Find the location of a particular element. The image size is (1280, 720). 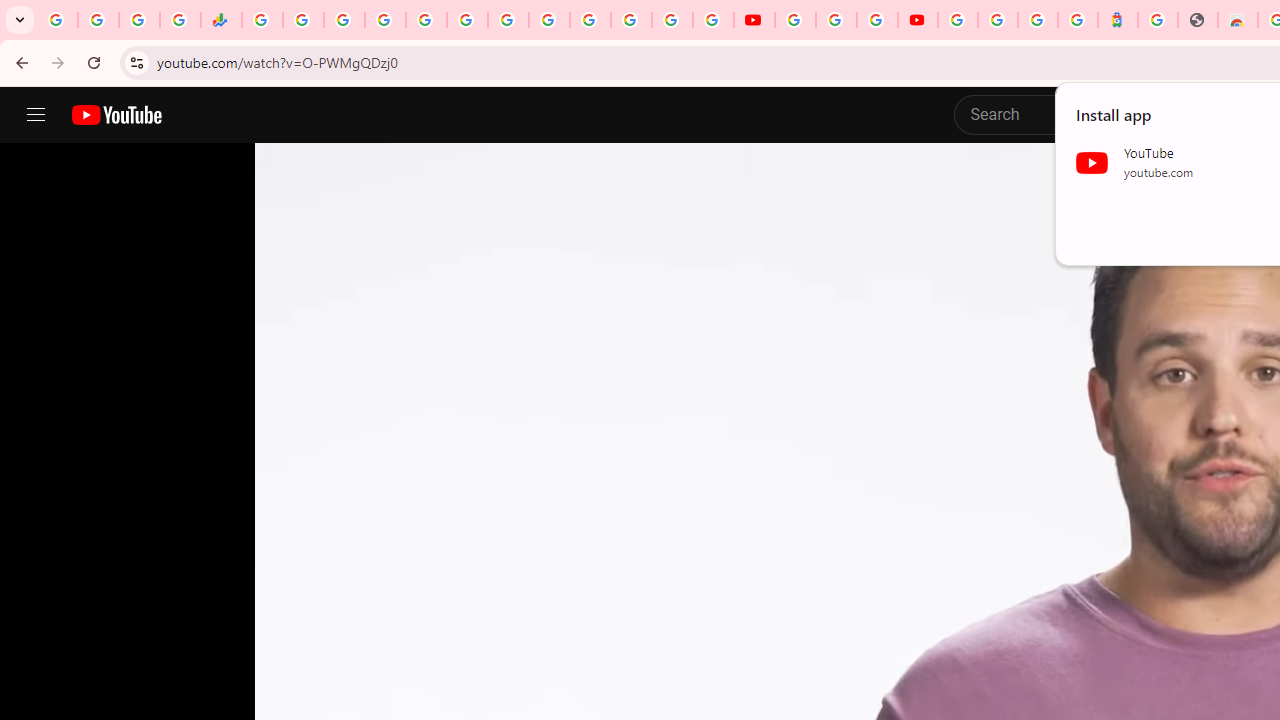

'Google Account Help' is located at coordinates (836, 20).